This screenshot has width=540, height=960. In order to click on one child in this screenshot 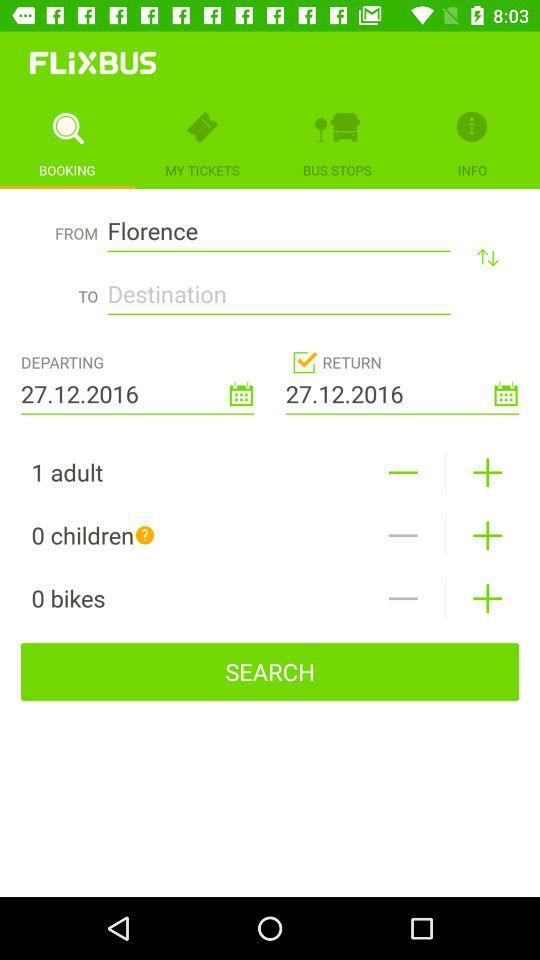, I will do `click(486, 534)`.